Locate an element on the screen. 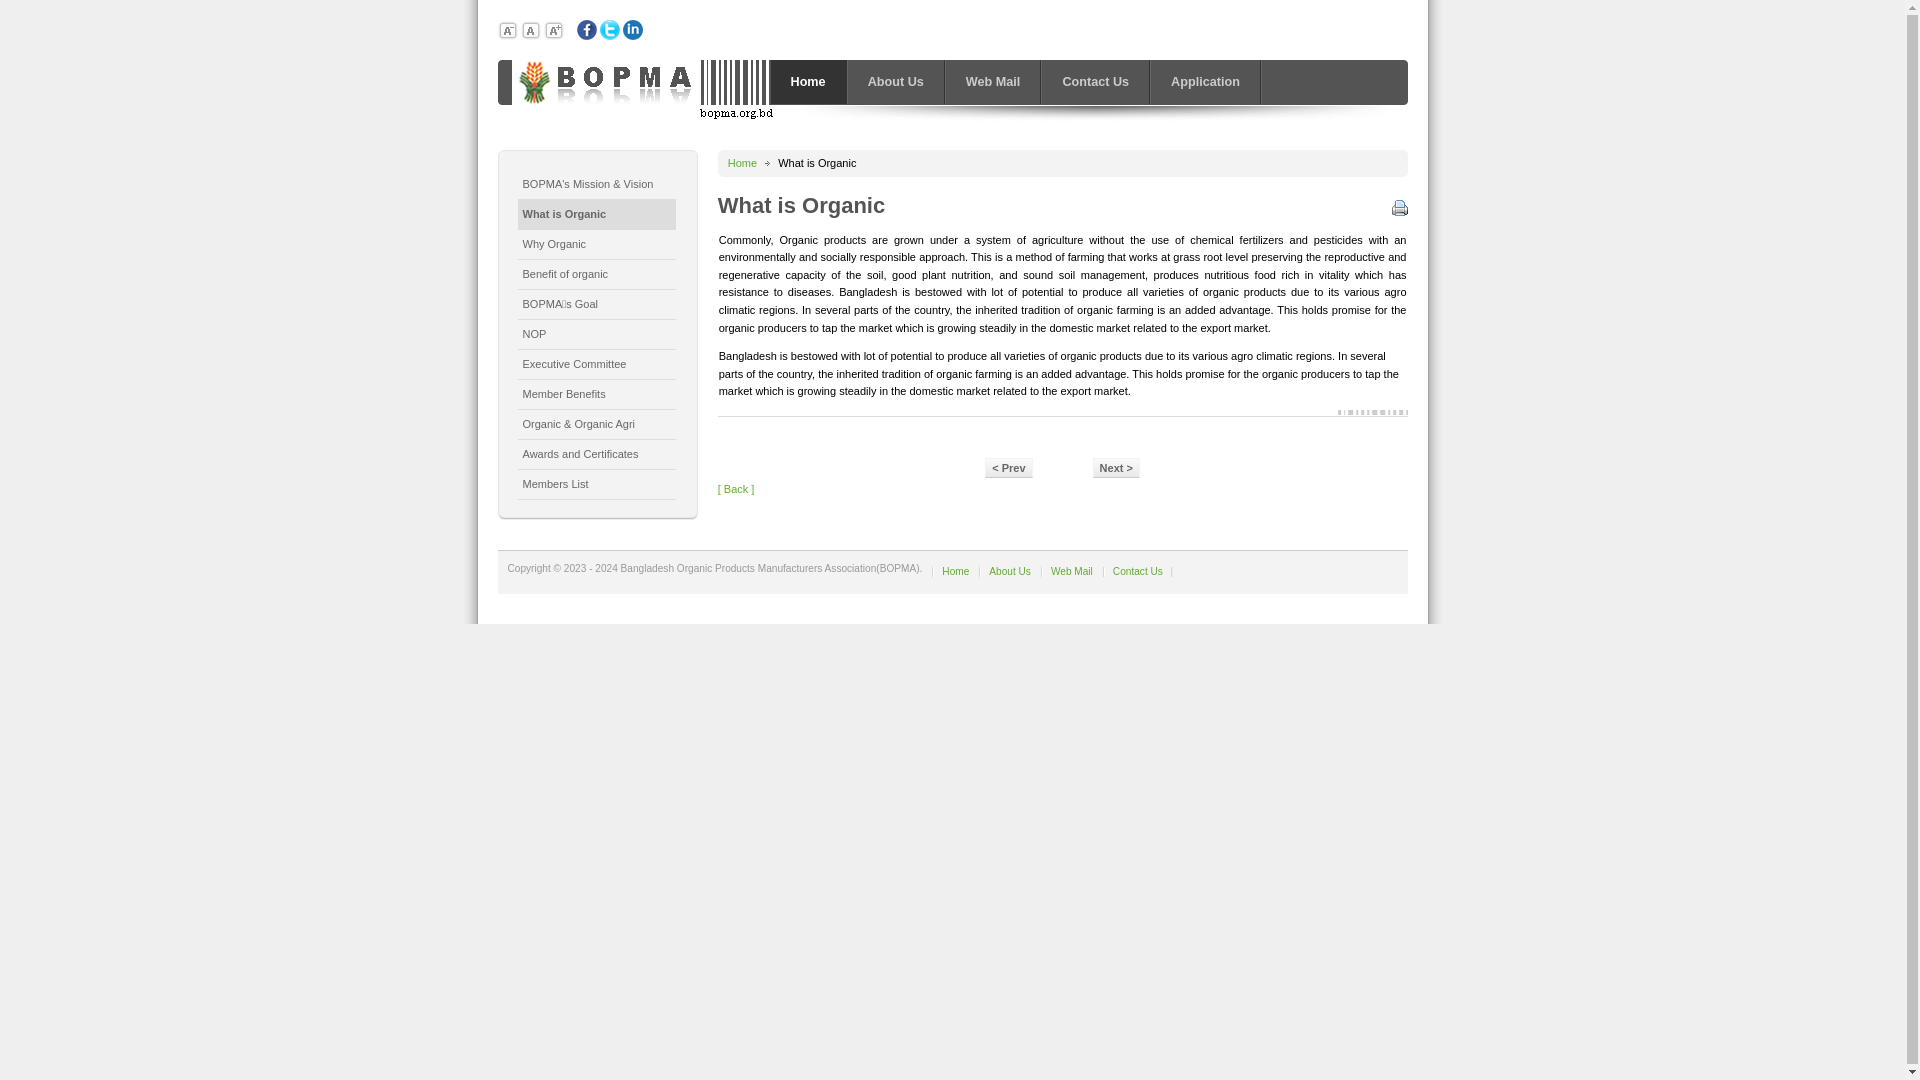 The height and width of the screenshot is (1080, 1920). '[ Back ]' is located at coordinates (735, 489).